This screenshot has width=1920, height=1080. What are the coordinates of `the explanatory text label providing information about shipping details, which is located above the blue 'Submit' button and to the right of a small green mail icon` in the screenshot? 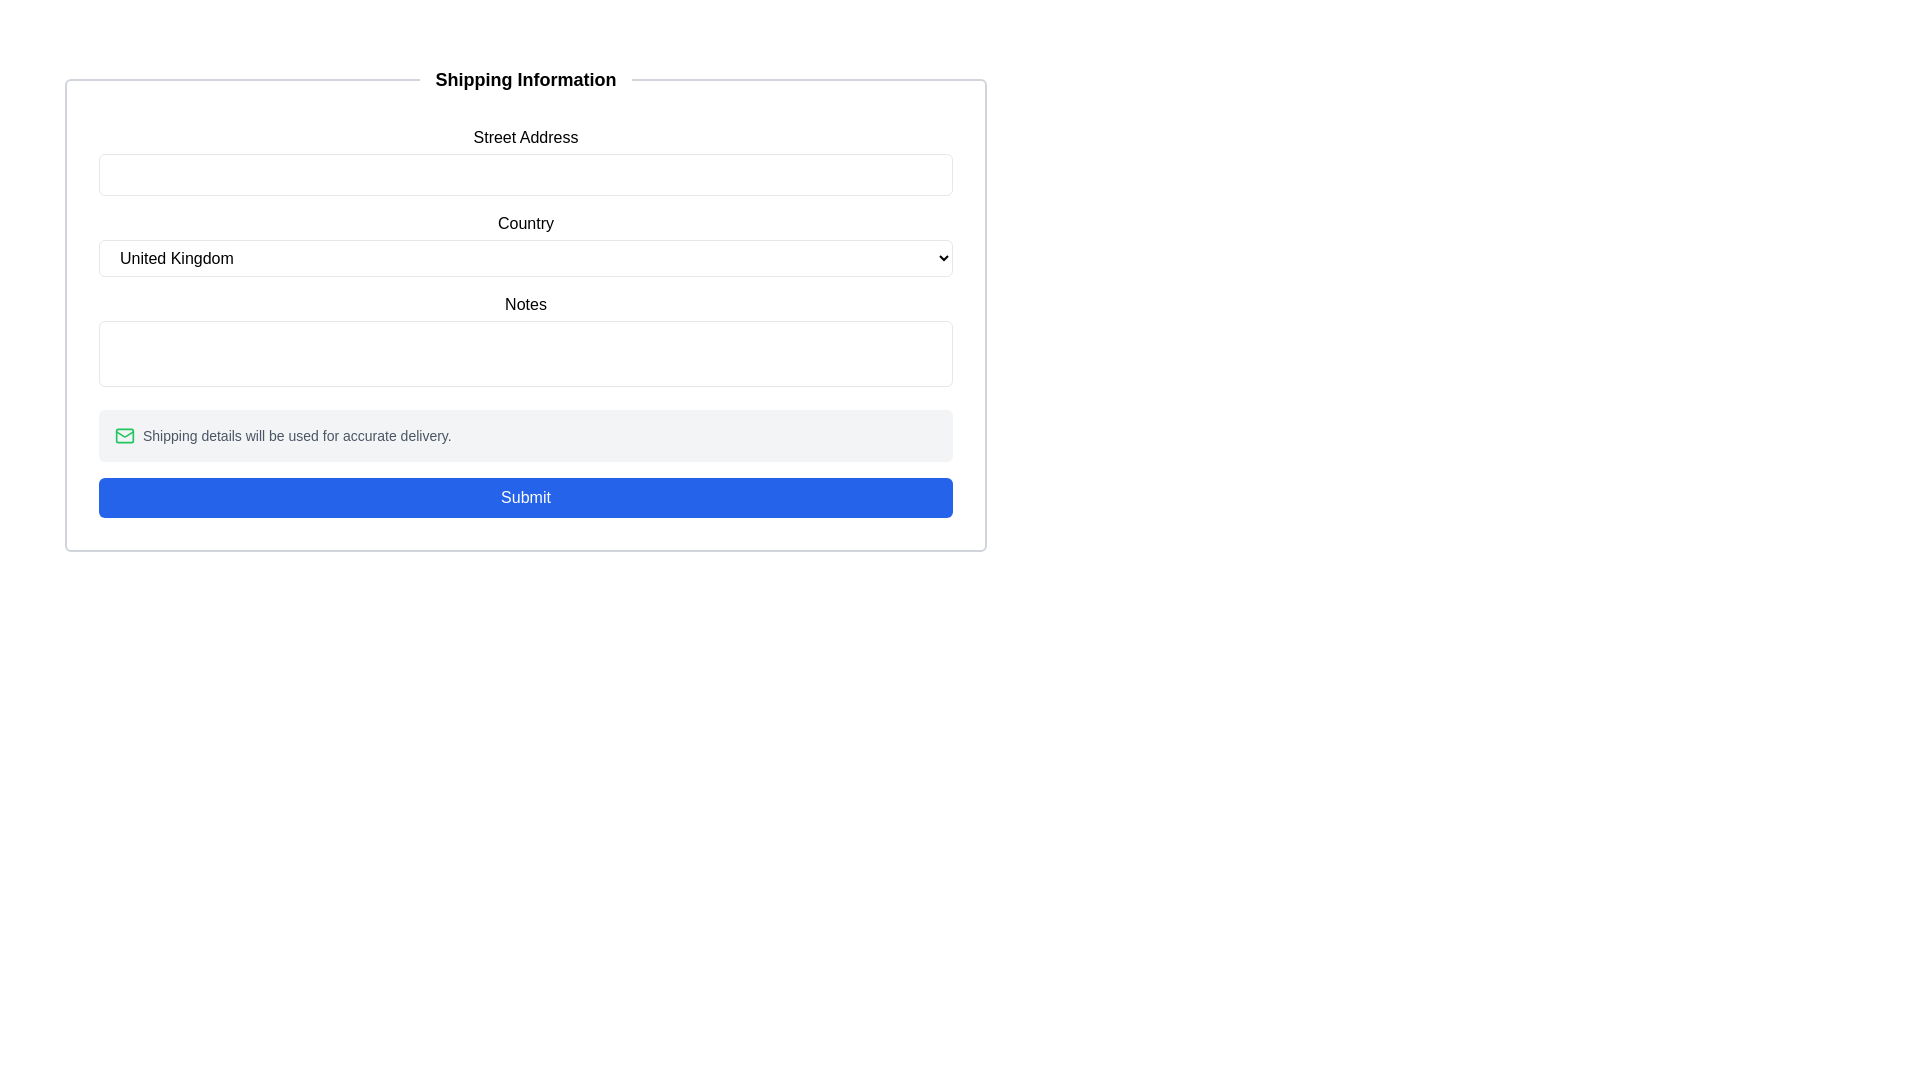 It's located at (296, 434).